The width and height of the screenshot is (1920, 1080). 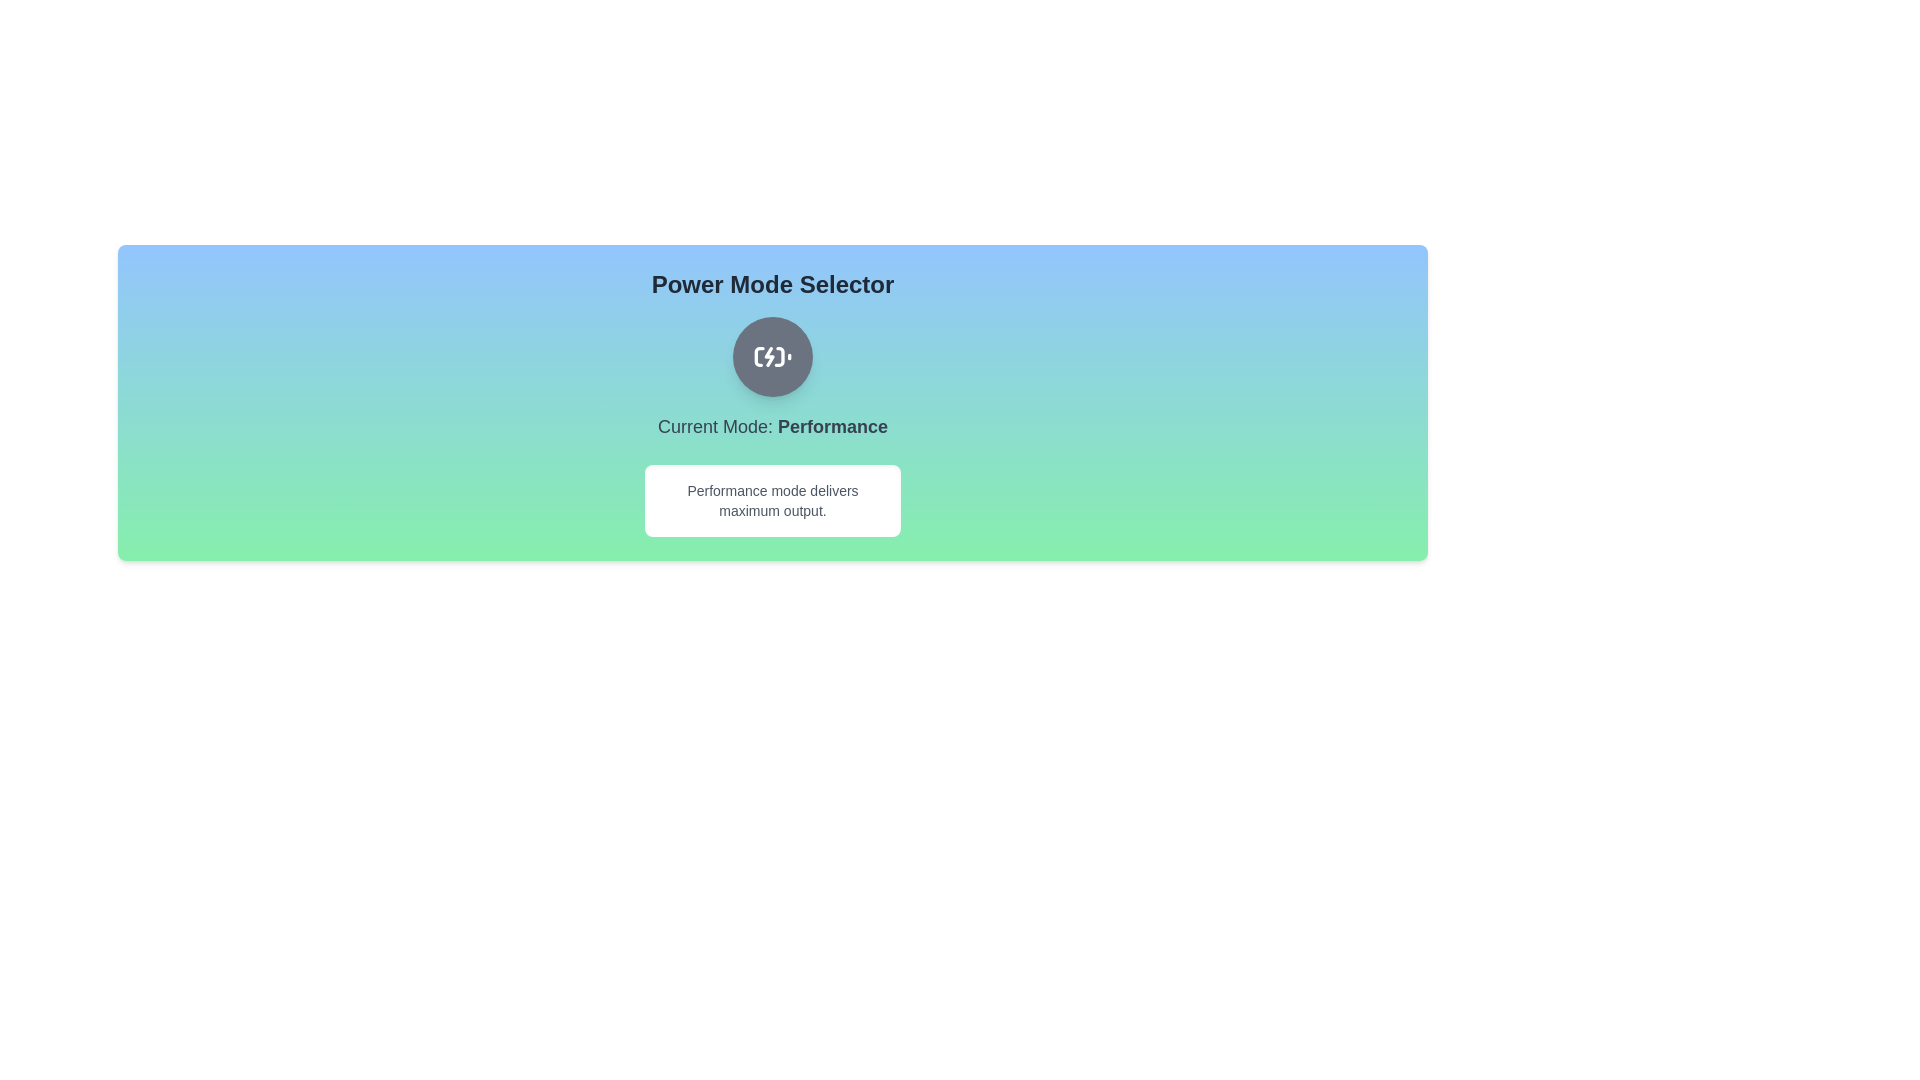 I want to click on the circular button to toggle the power mode, so click(x=771, y=356).